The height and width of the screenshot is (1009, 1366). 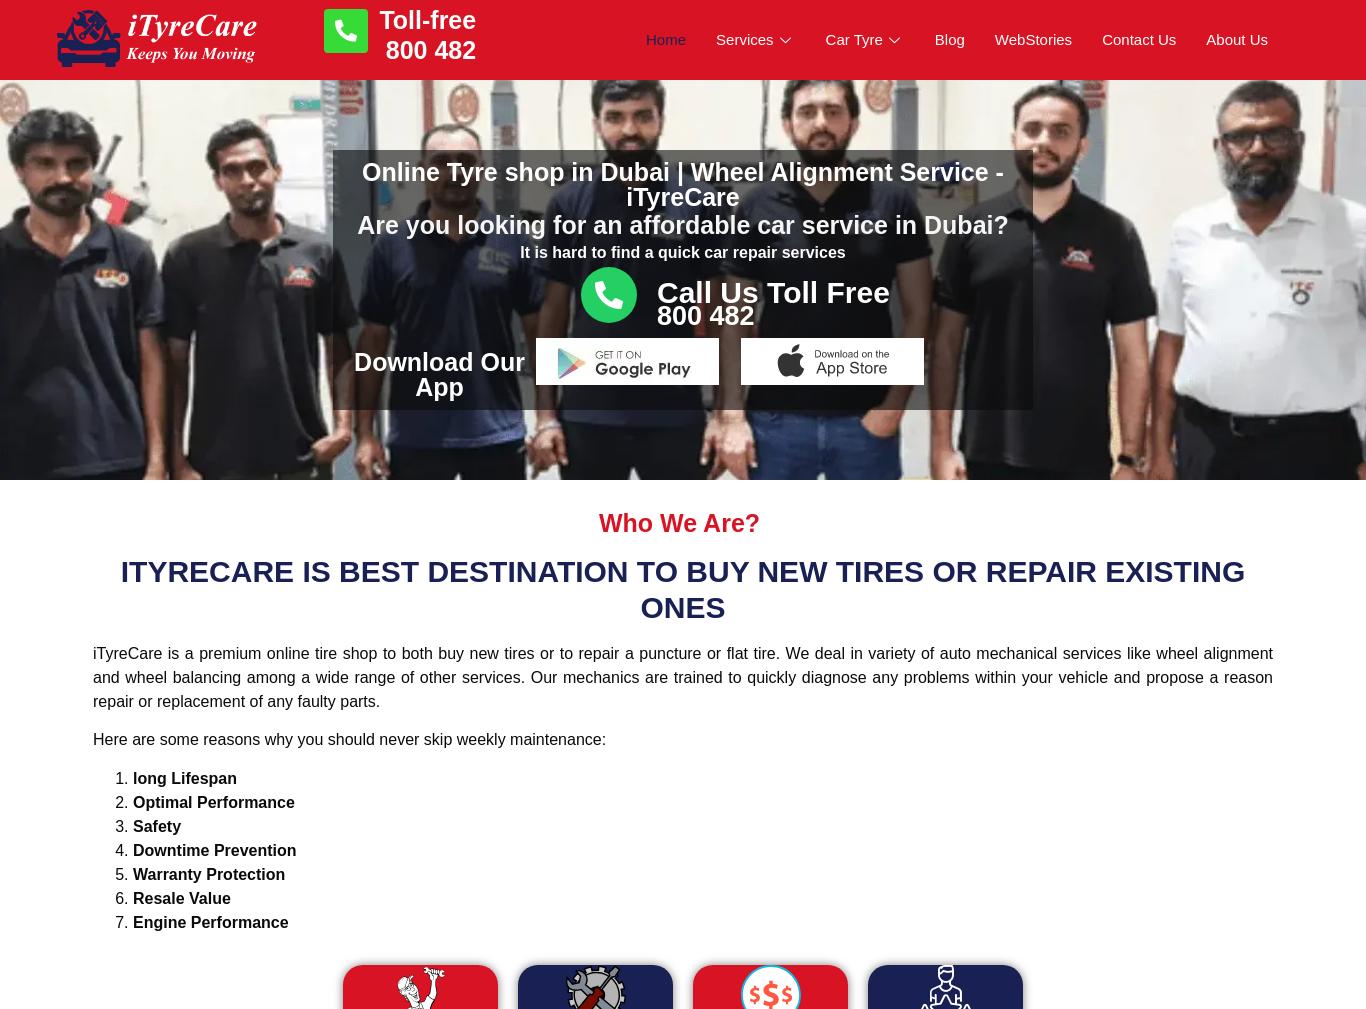 I want to click on 'Nexen Tyre', so click(x=860, y=493).